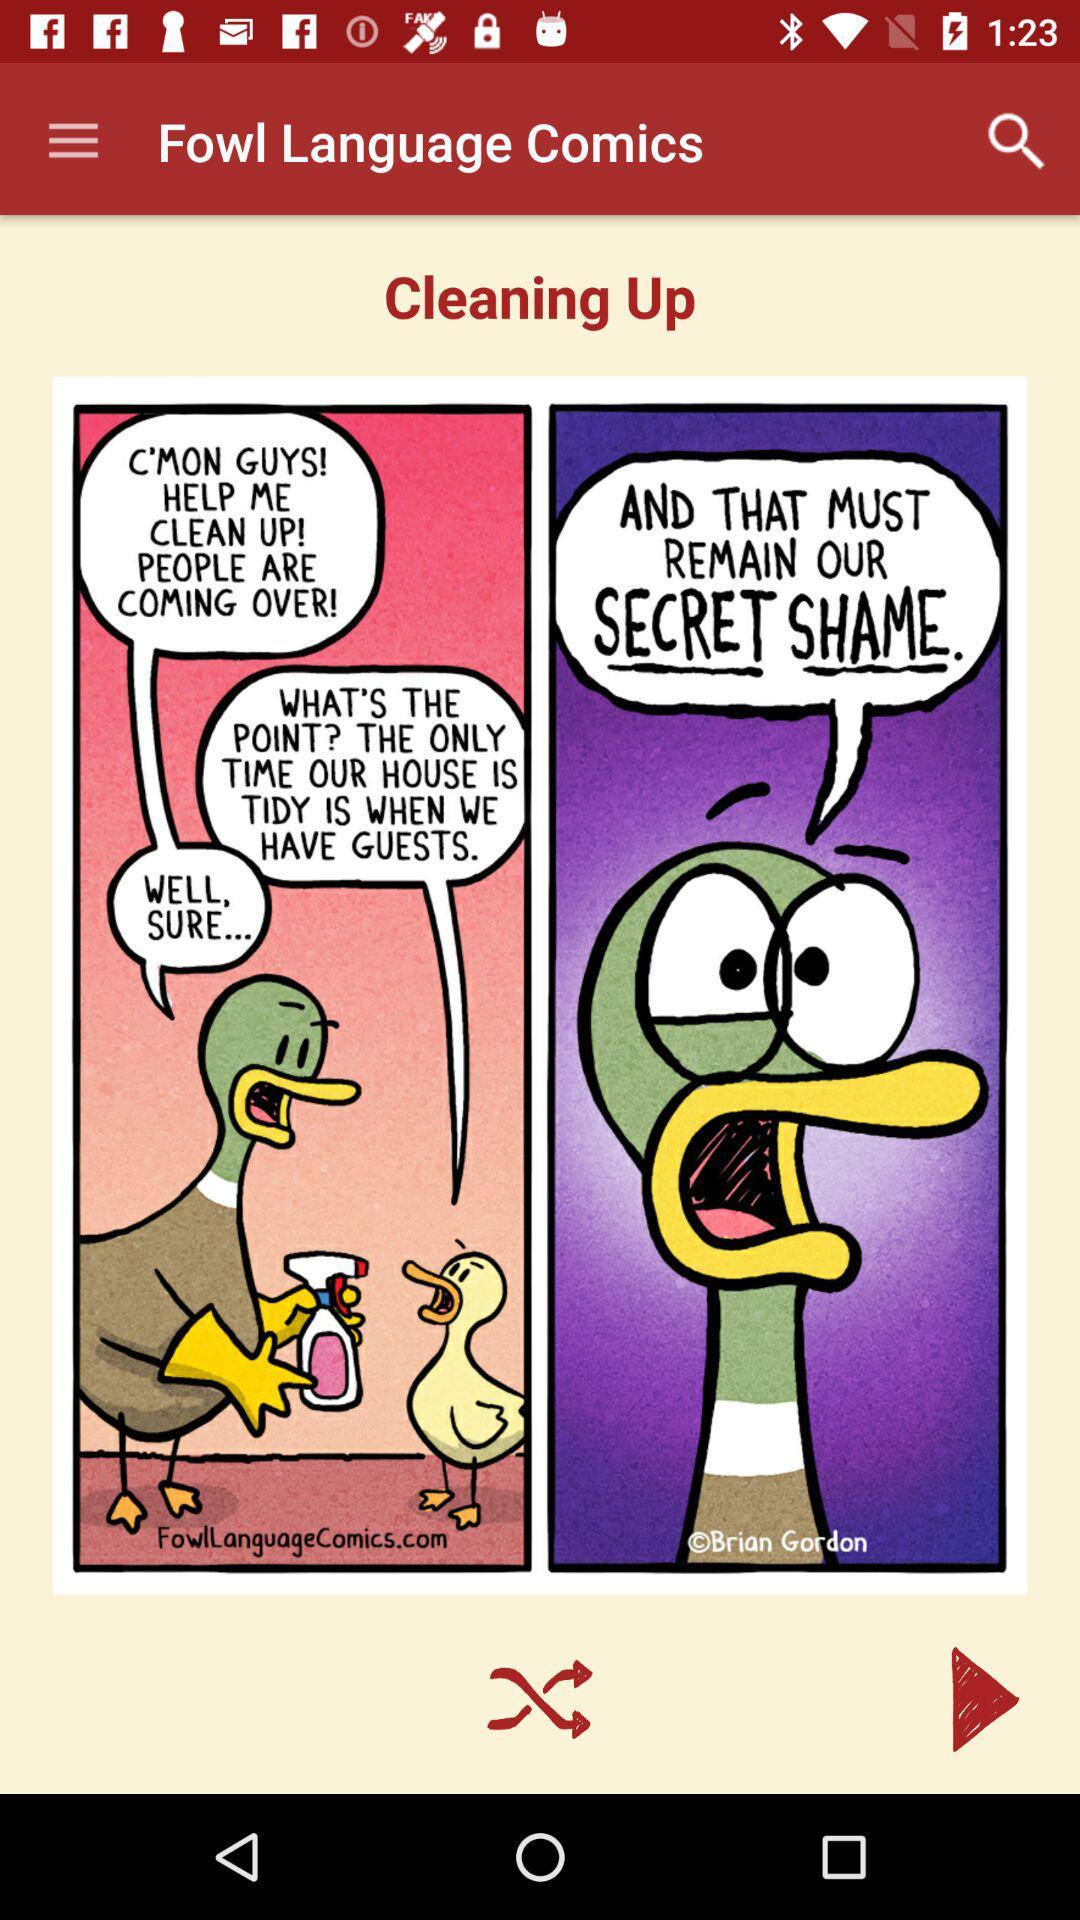 The image size is (1080, 1920). What do you see at coordinates (540, 985) in the screenshot?
I see `icon at the center` at bounding box center [540, 985].